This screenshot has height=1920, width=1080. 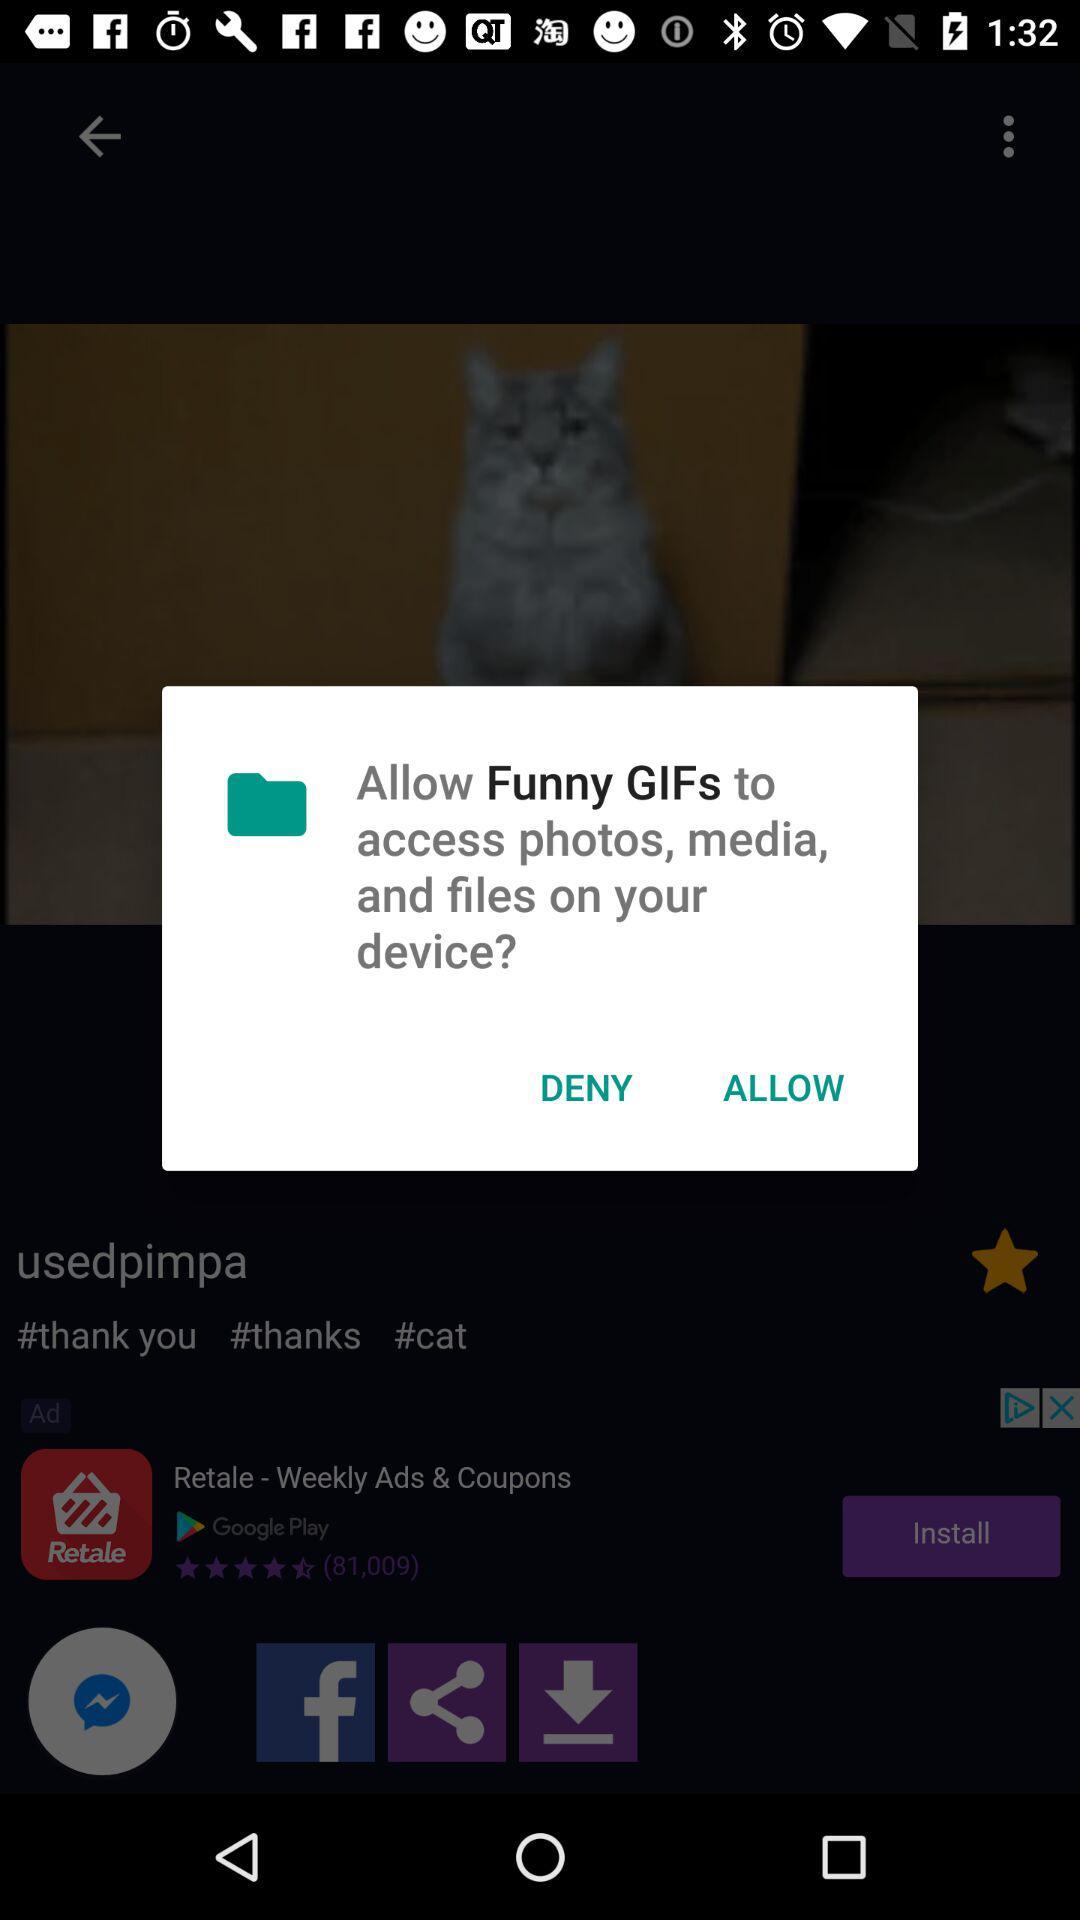 What do you see at coordinates (99, 135) in the screenshot?
I see `go back` at bounding box center [99, 135].